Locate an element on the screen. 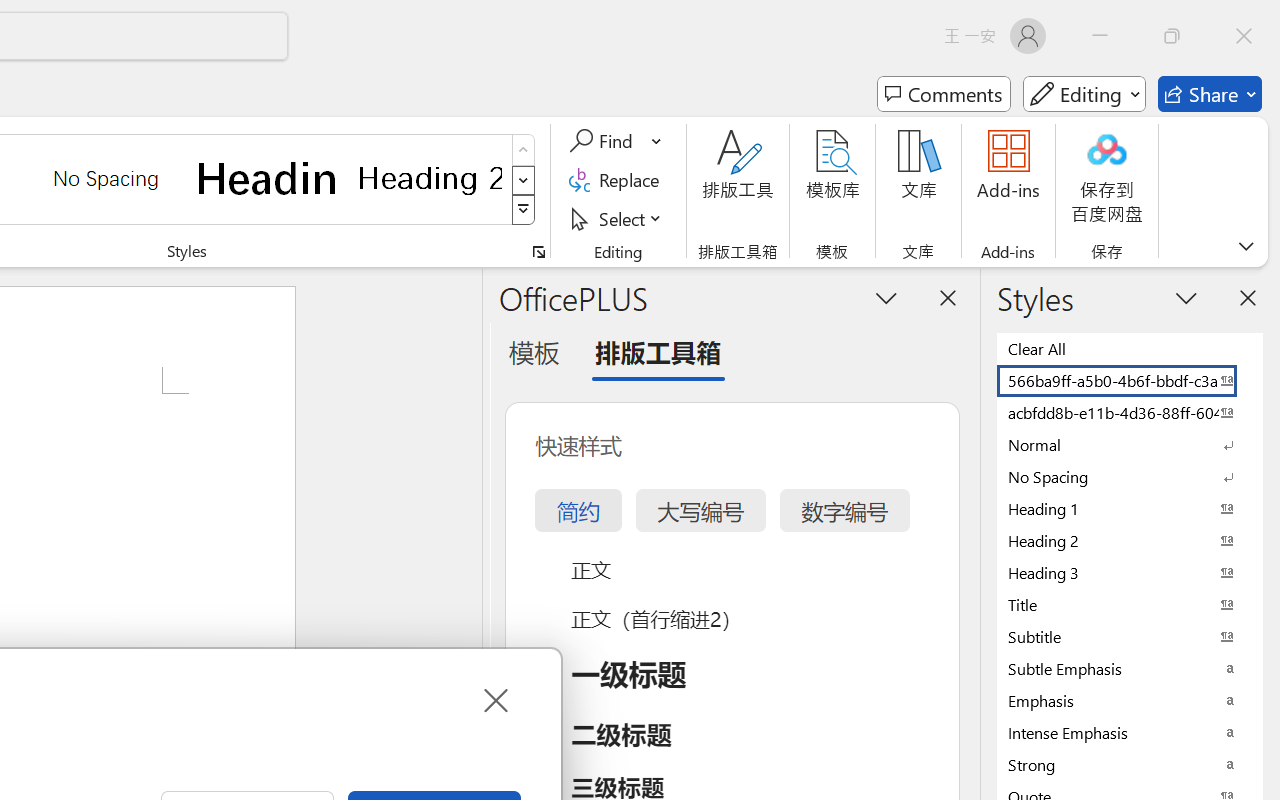 The image size is (1280, 800). 'Ribbon Display Options' is located at coordinates (1245, 245).